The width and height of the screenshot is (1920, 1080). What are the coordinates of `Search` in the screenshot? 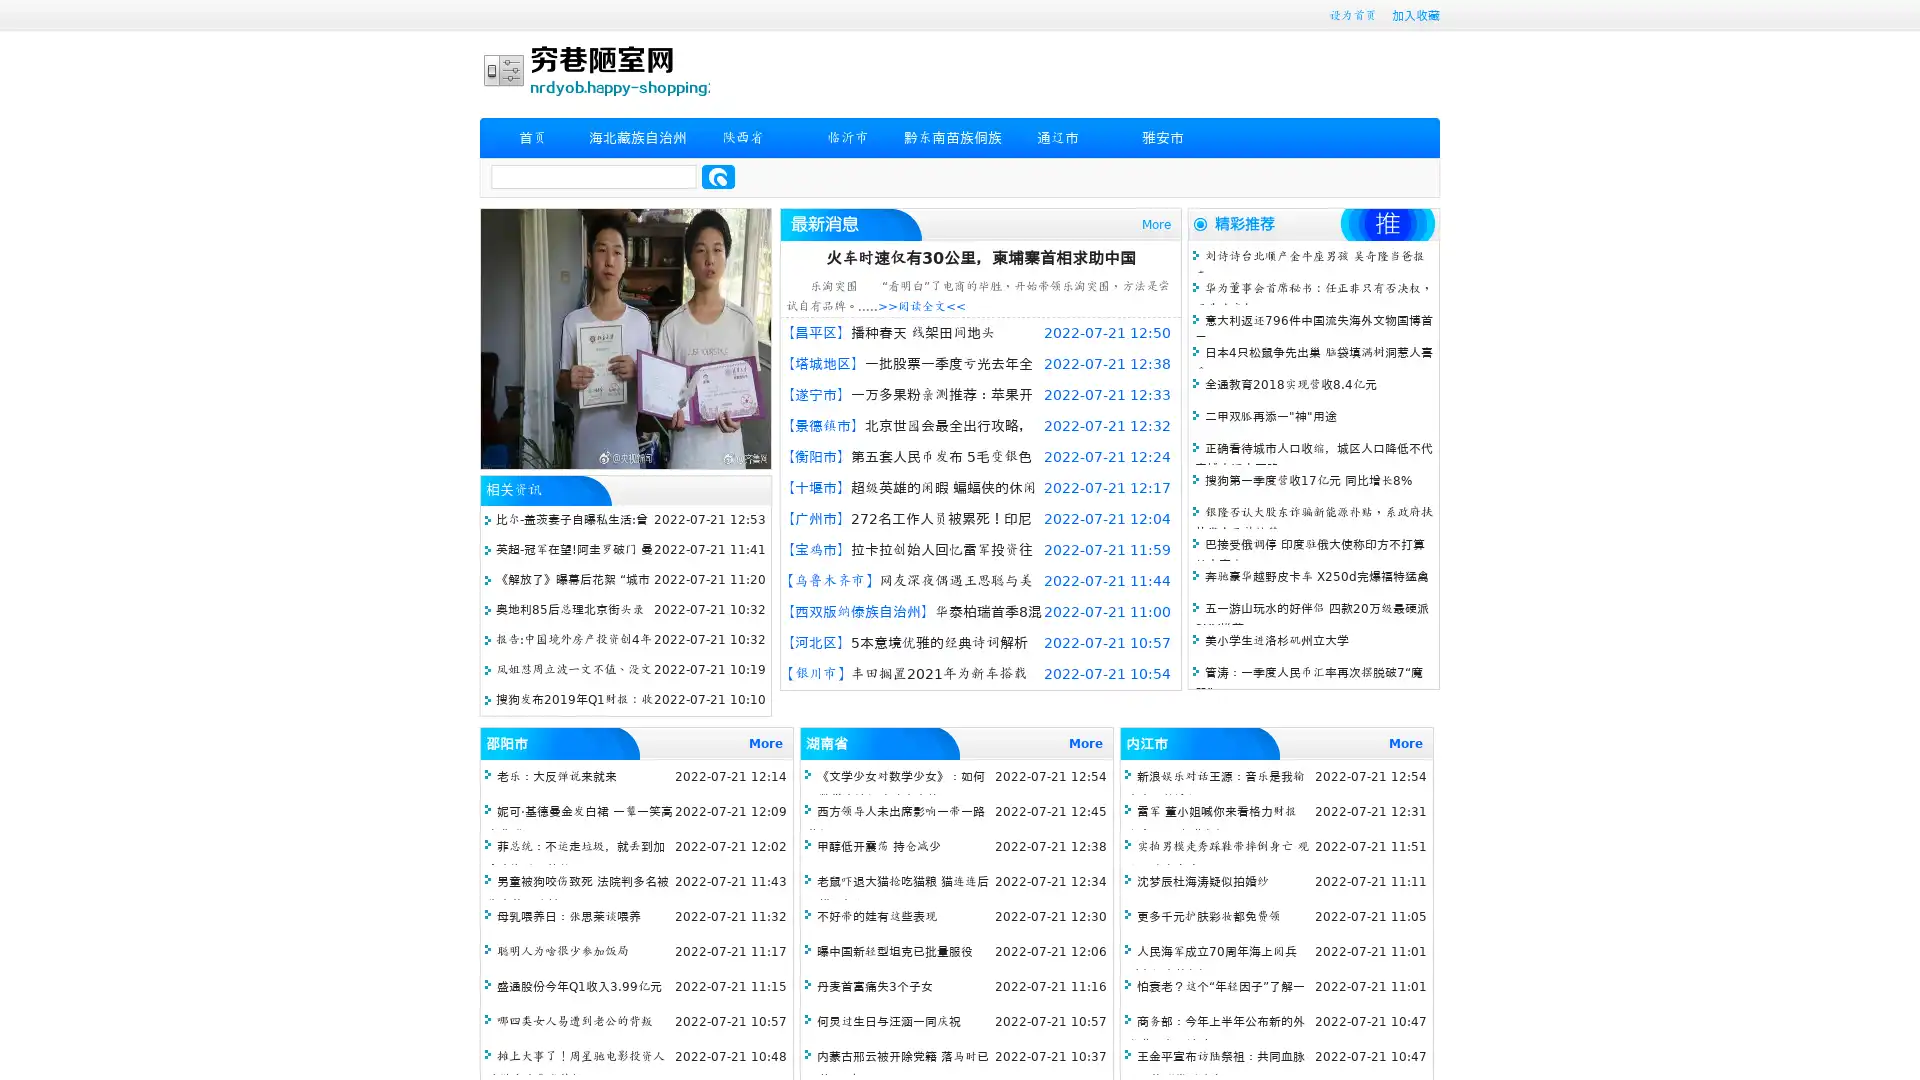 It's located at (718, 176).